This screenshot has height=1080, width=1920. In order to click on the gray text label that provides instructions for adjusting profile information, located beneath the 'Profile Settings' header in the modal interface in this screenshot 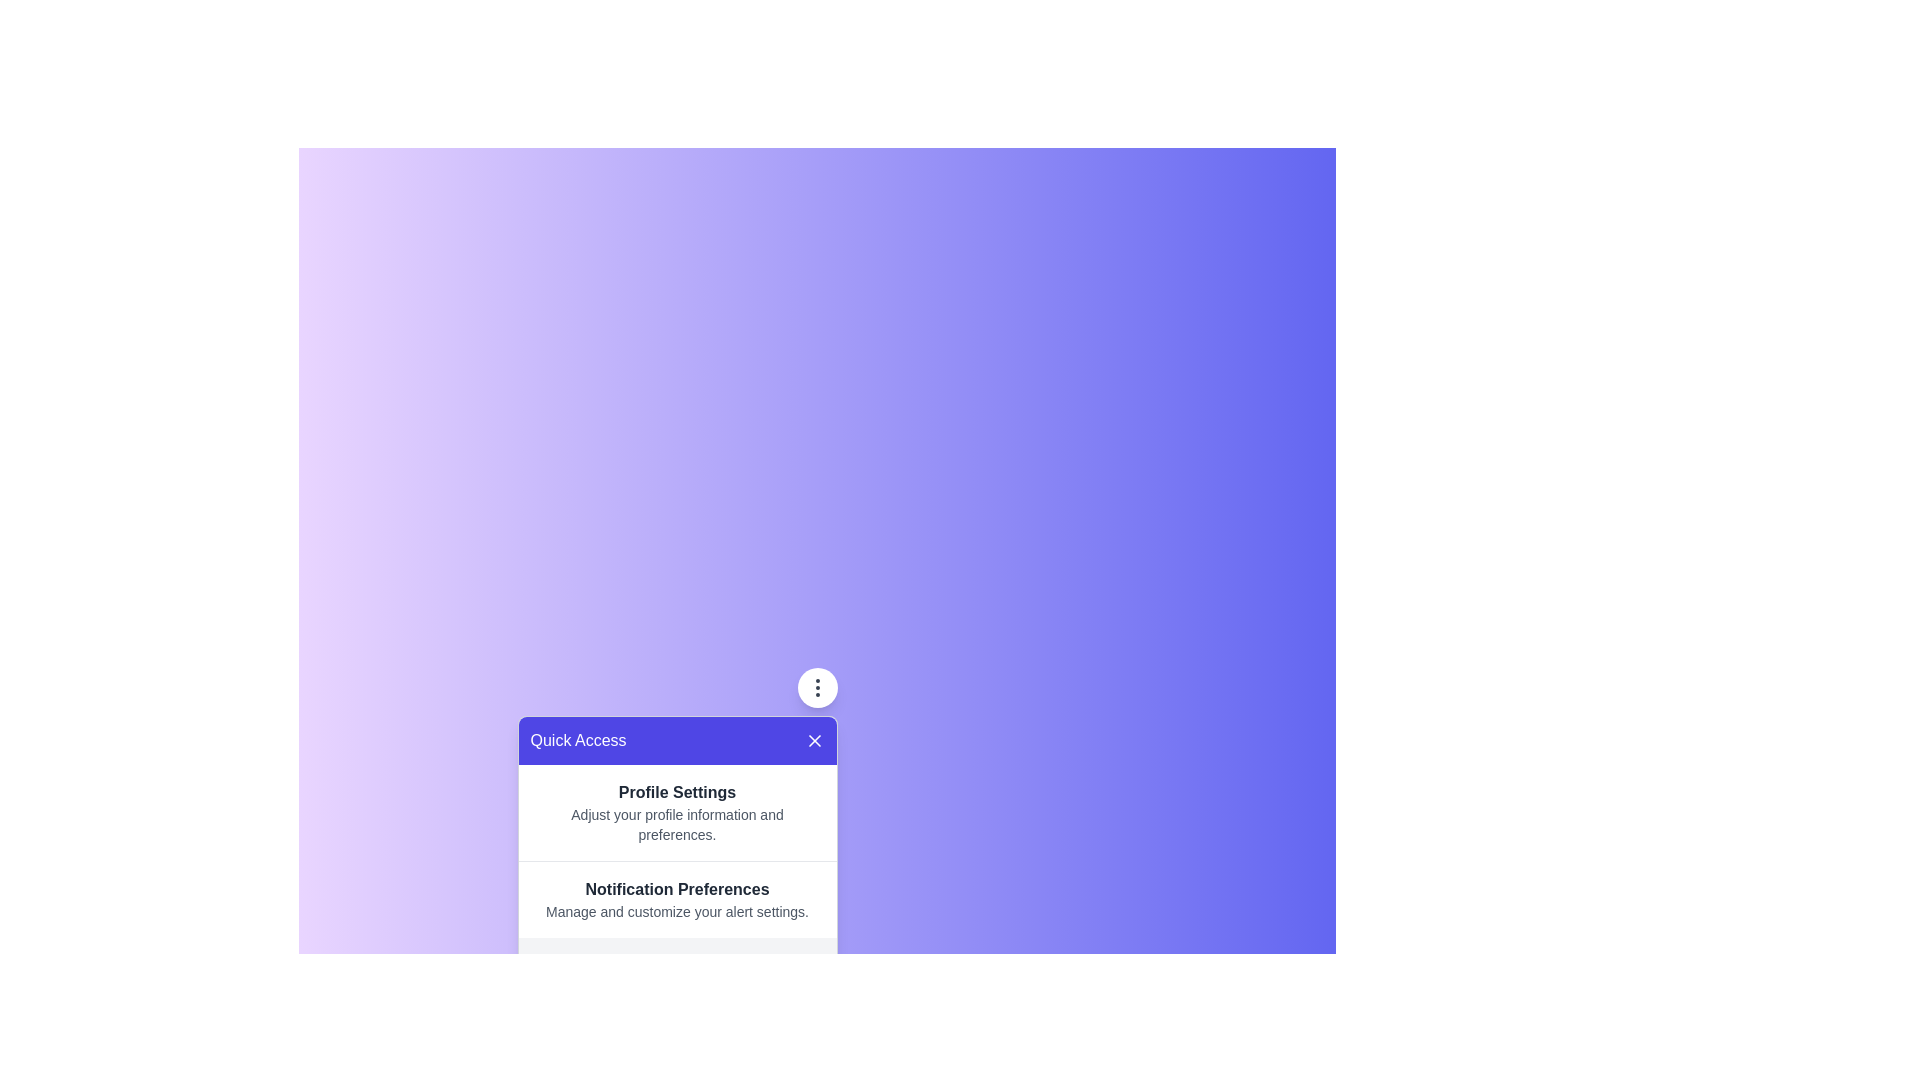, I will do `click(677, 825)`.